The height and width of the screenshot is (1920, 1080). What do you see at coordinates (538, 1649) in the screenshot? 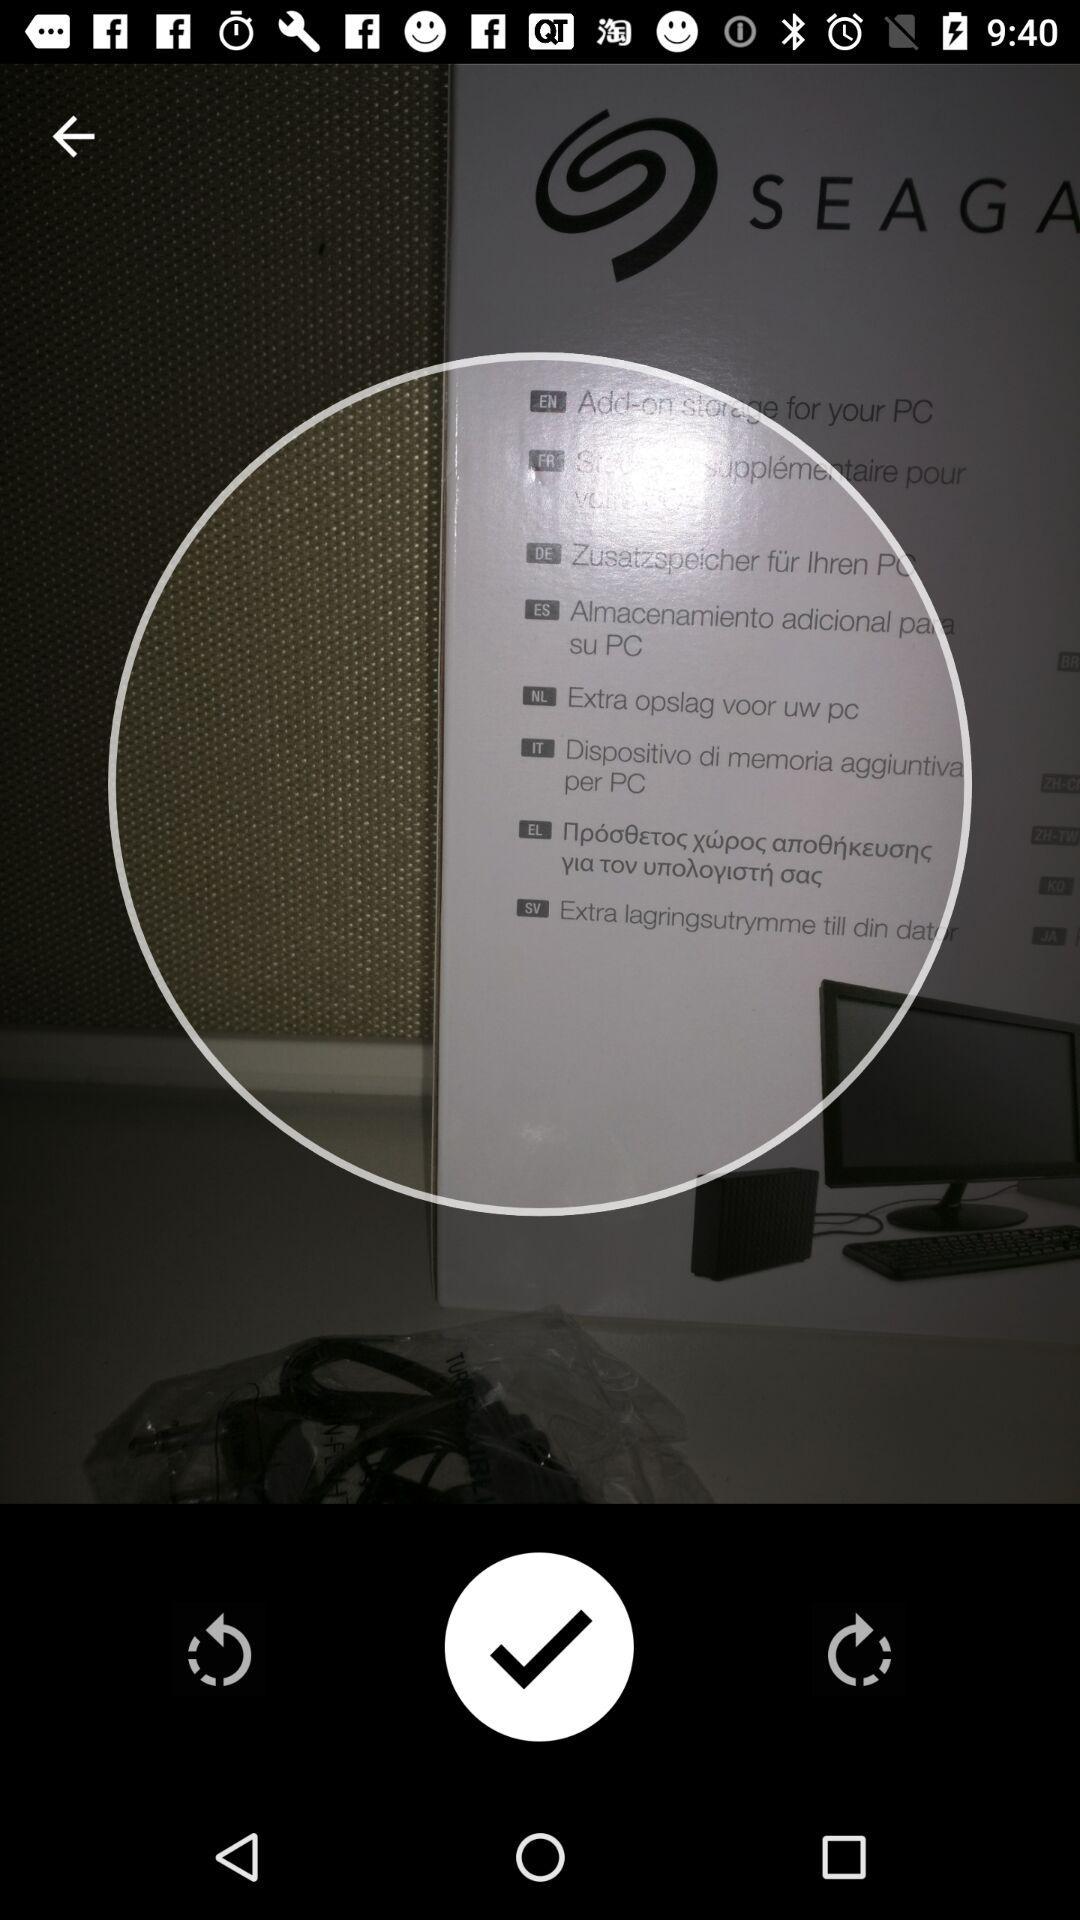
I see `the check icon` at bounding box center [538, 1649].